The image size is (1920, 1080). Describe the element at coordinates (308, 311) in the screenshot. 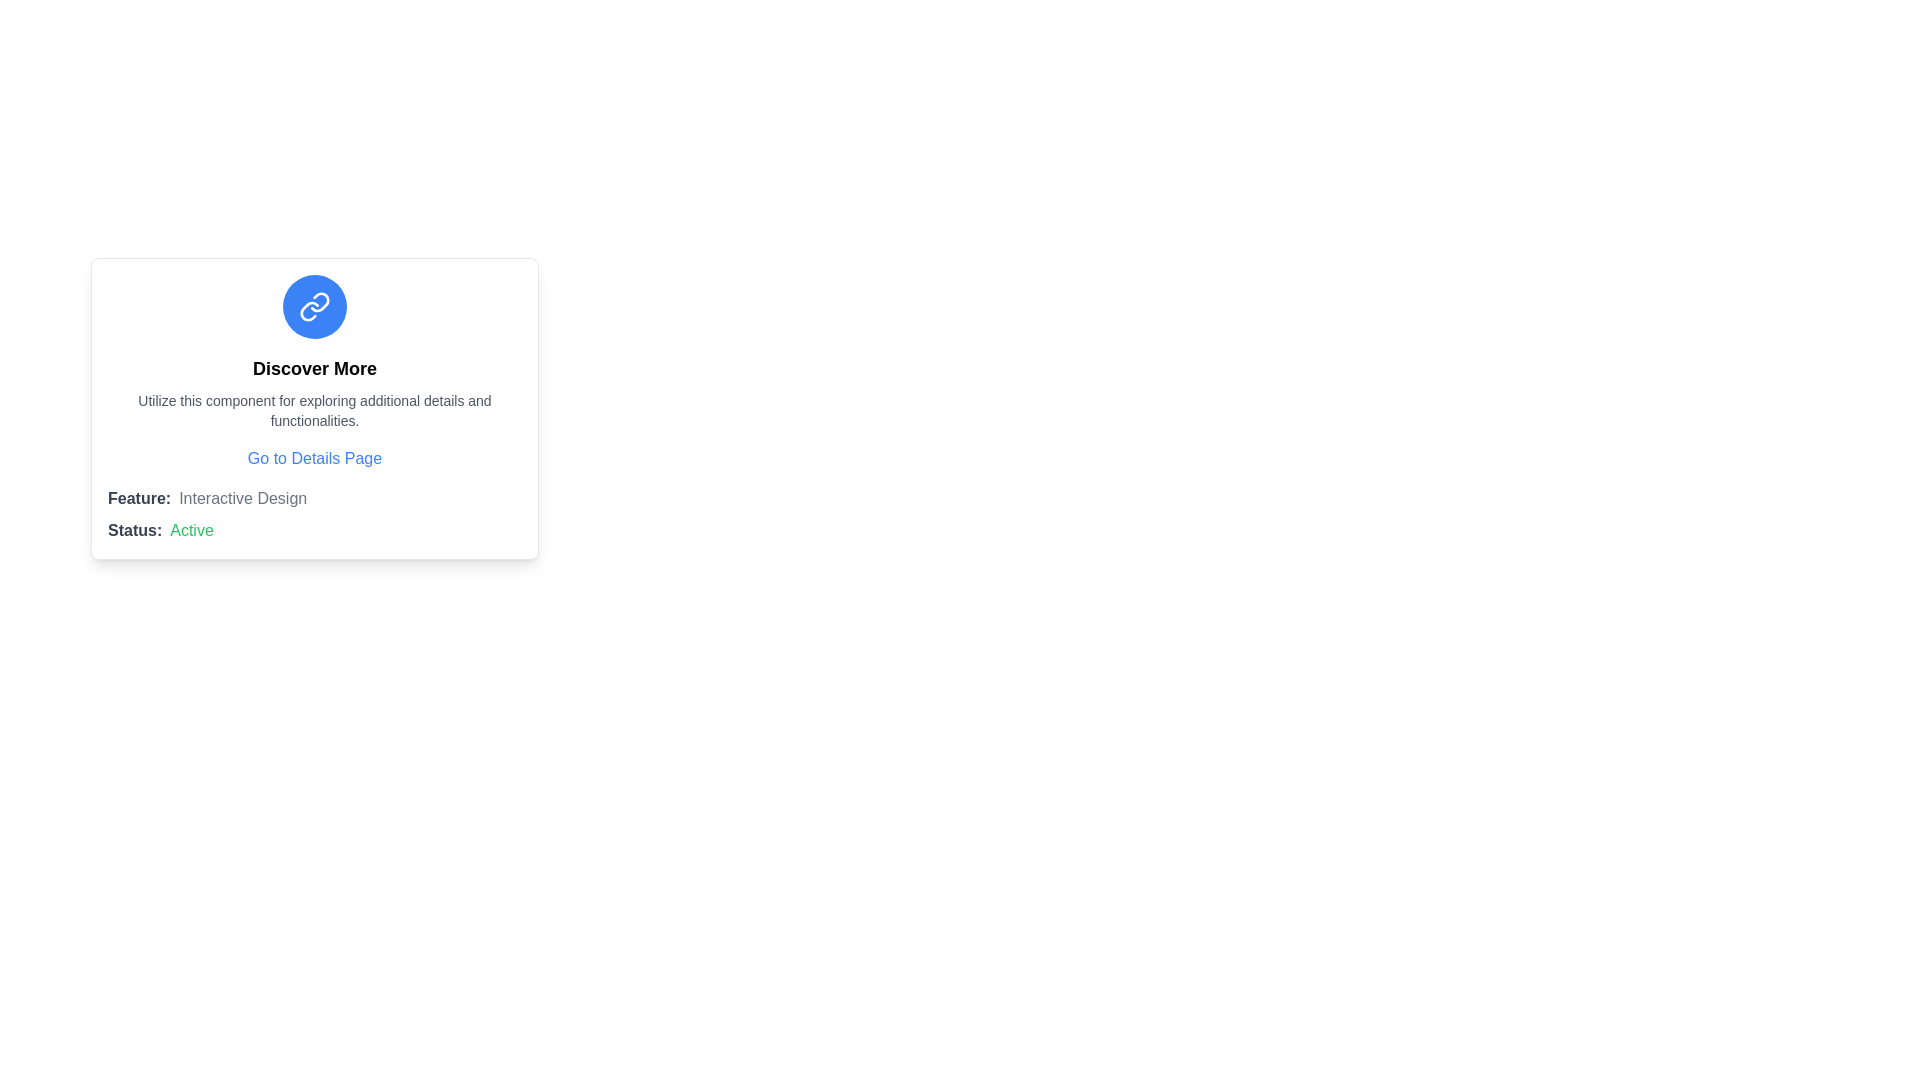

I see `the curved line element of the two-piece link icon, which is styled with a thin stroke and rounded edges, located in the blue circular design at the header of the card` at that location.